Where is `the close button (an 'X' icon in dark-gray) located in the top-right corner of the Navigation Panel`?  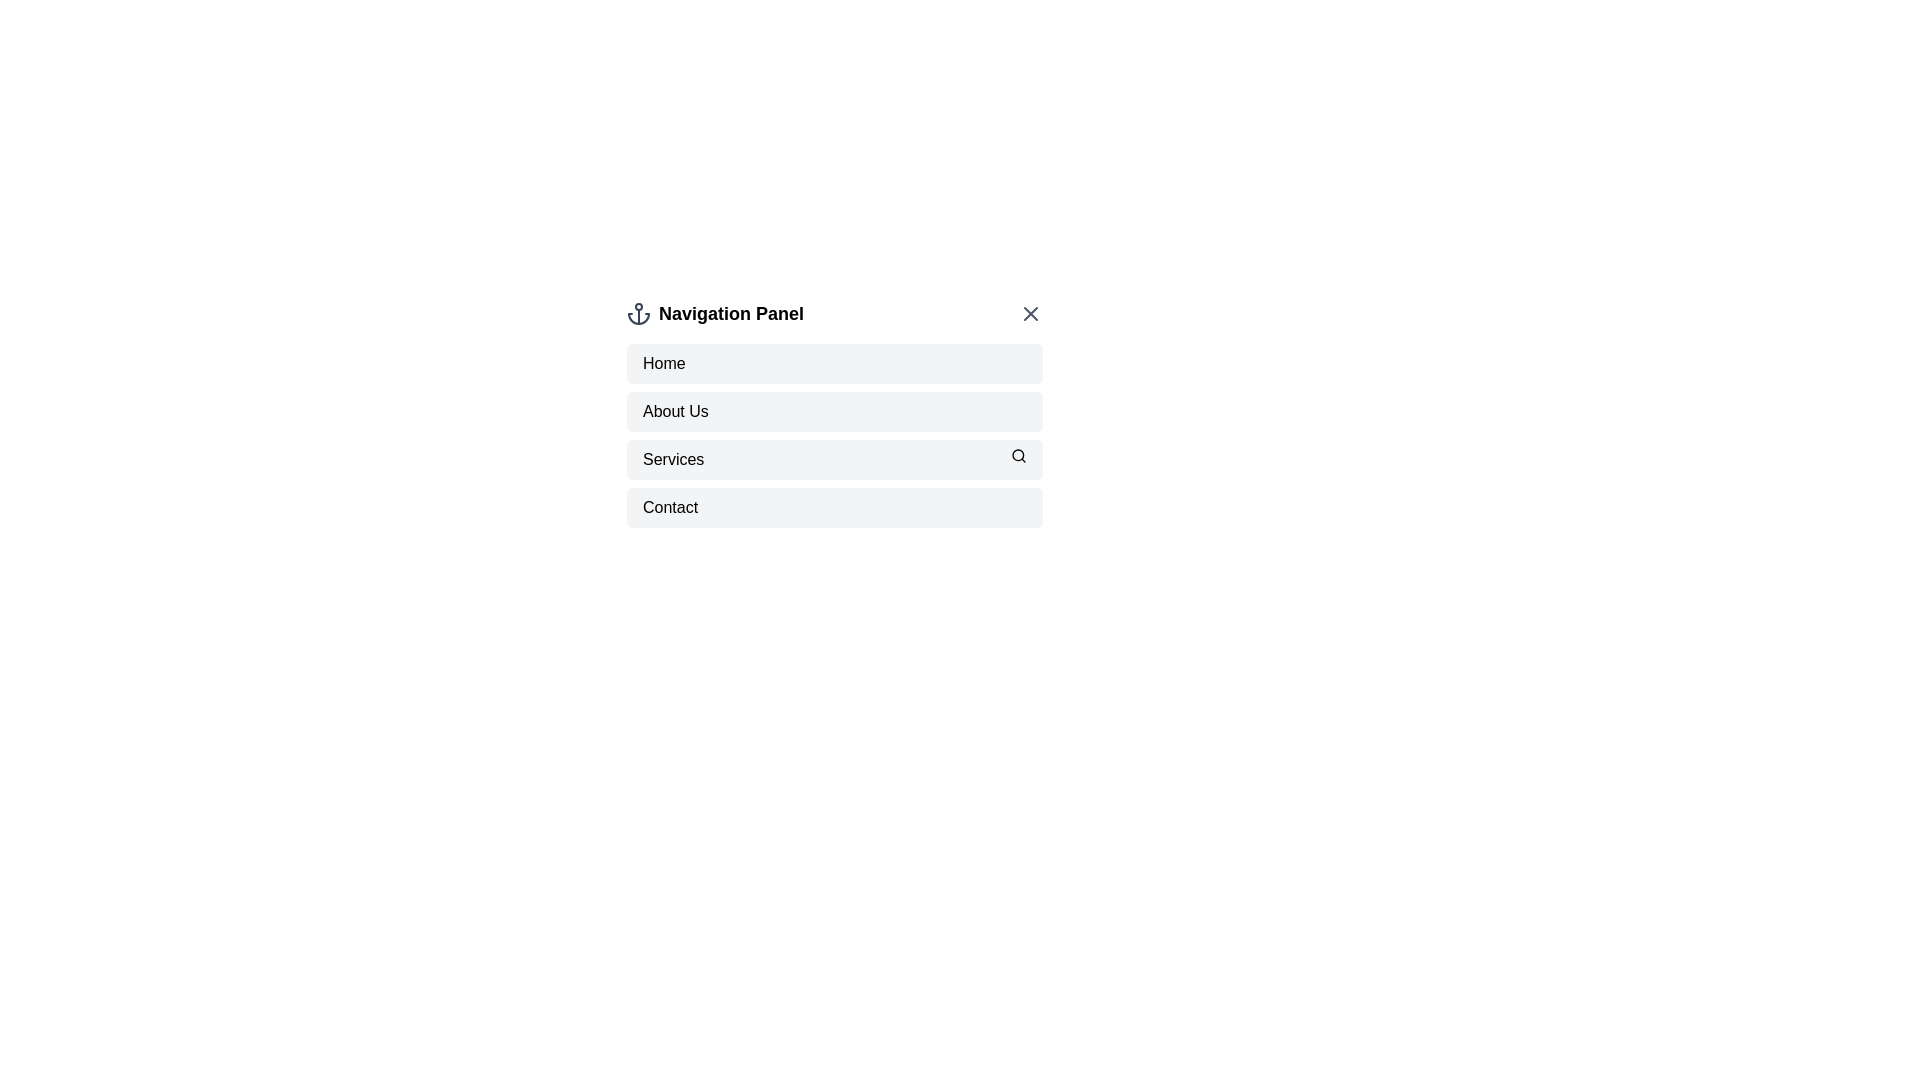 the close button (an 'X' icon in dark-gray) located in the top-right corner of the Navigation Panel is located at coordinates (1031, 313).